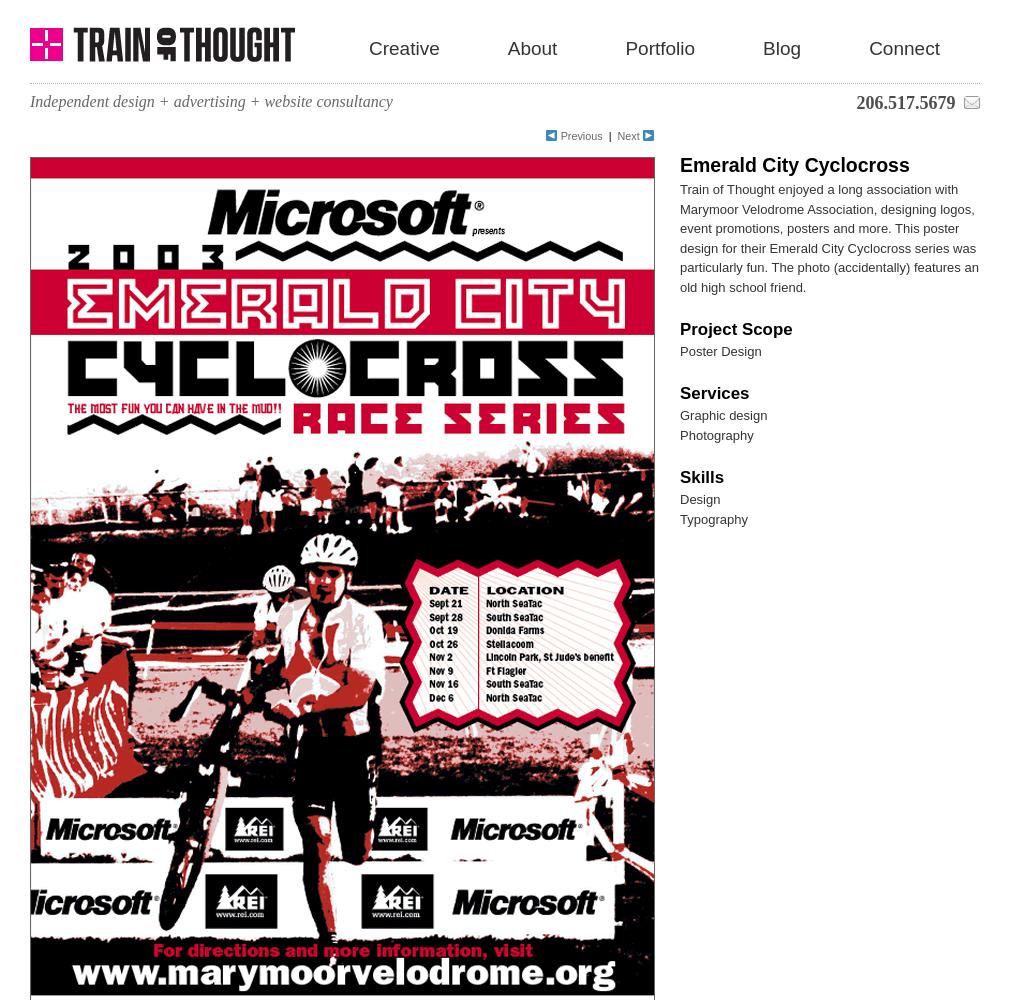  What do you see at coordinates (712, 518) in the screenshot?
I see `'Typography'` at bounding box center [712, 518].